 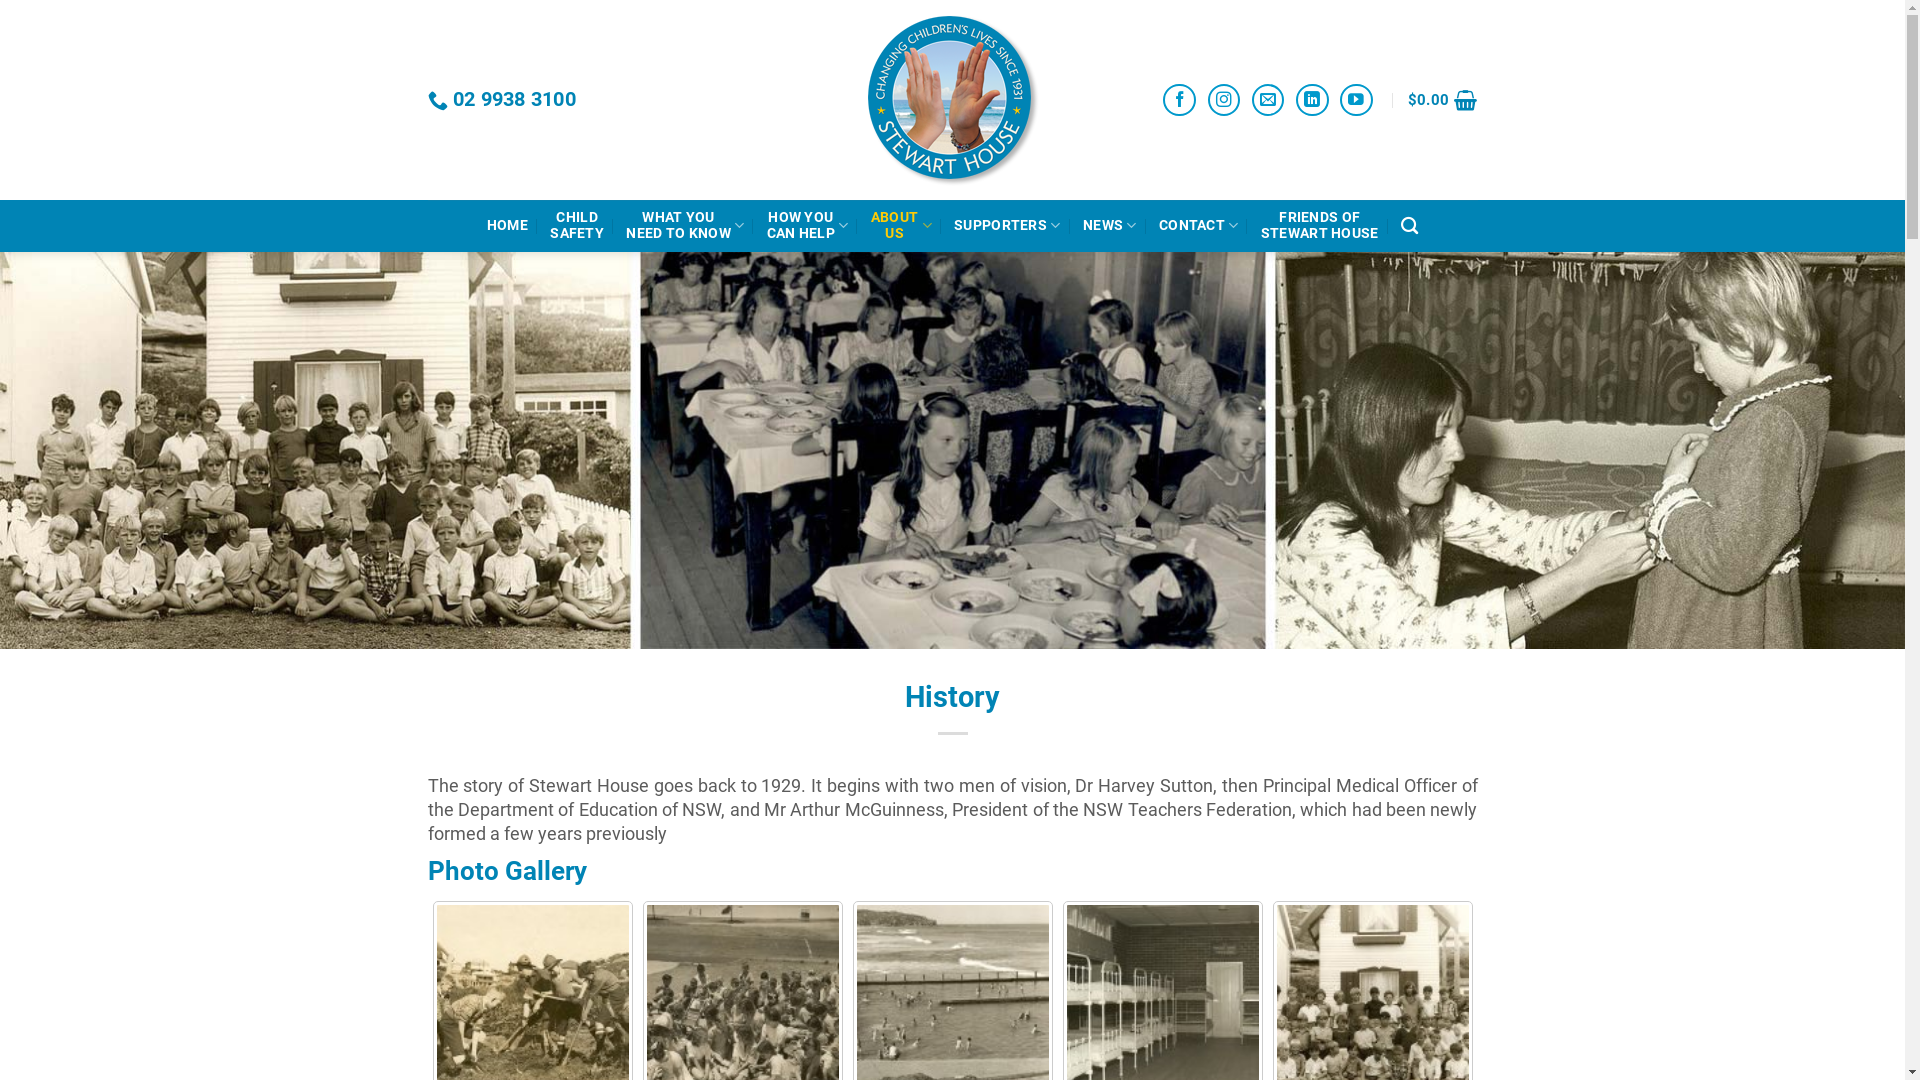 What do you see at coordinates (1260, 225) in the screenshot?
I see `'FRIENDS OF` at bounding box center [1260, 225].